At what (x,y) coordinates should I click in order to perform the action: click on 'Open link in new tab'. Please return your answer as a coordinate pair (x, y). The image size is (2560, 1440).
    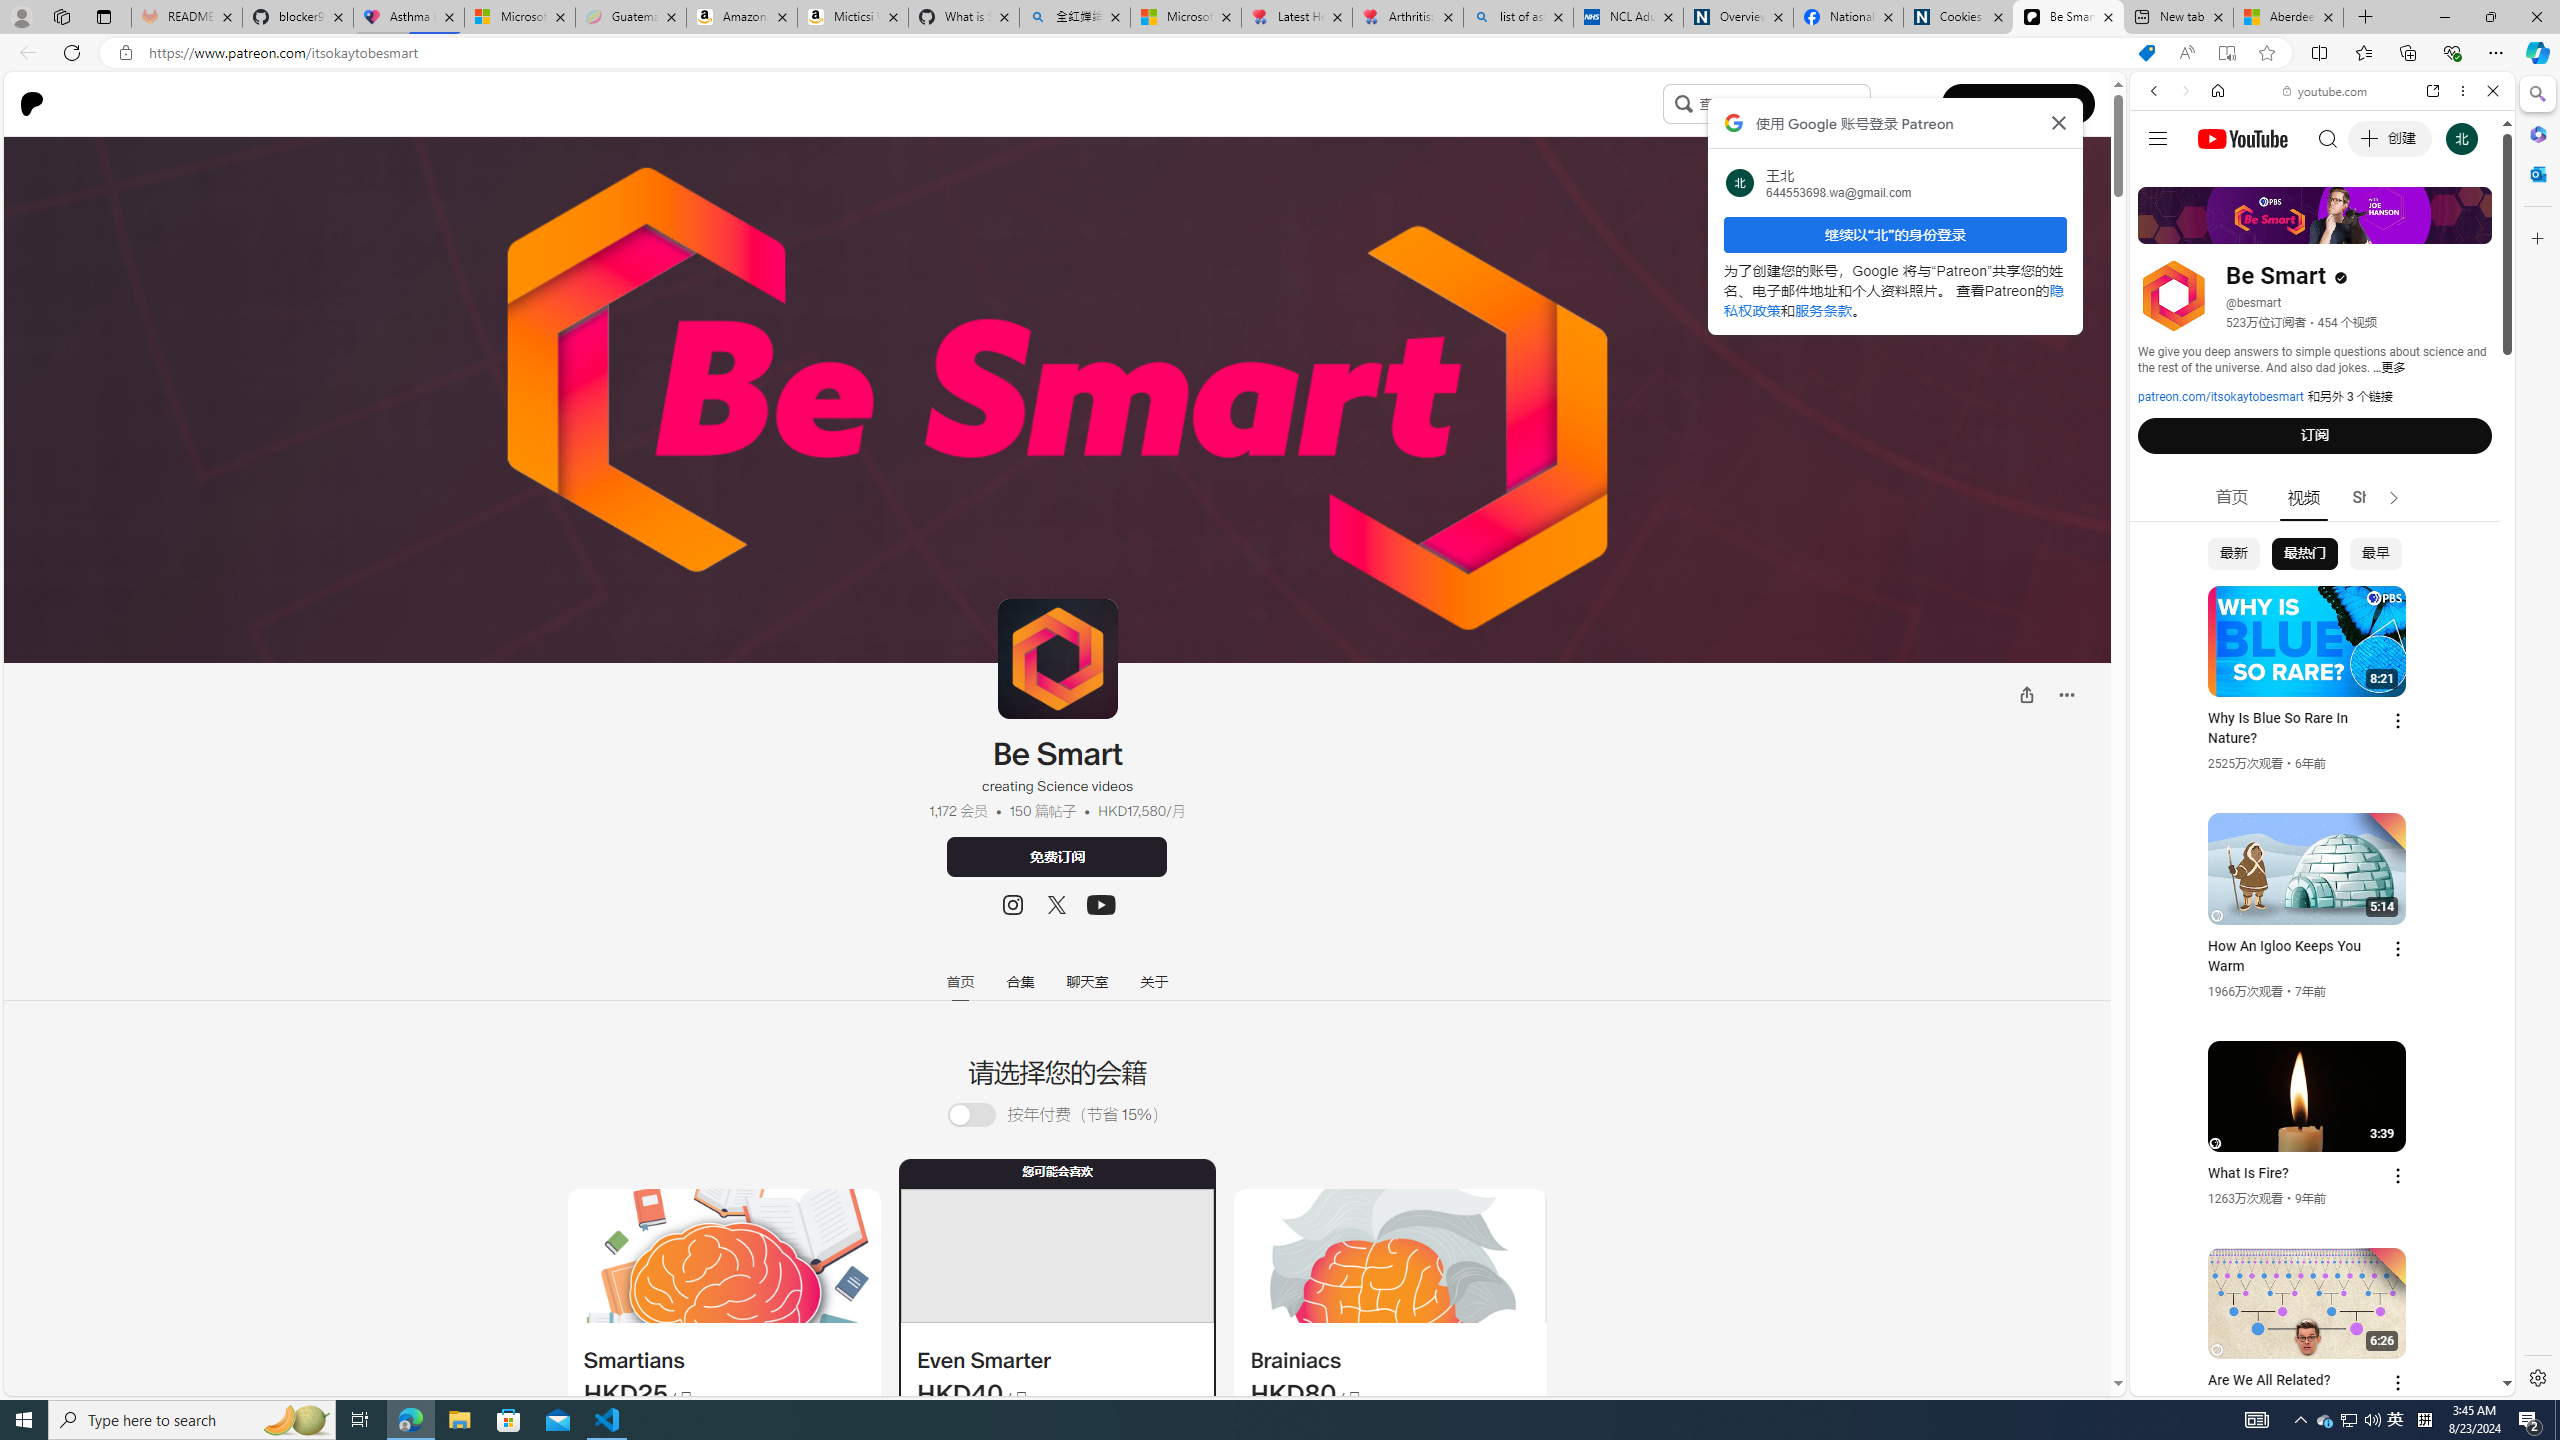
    Looking at the image, I should click on (2433, 89).